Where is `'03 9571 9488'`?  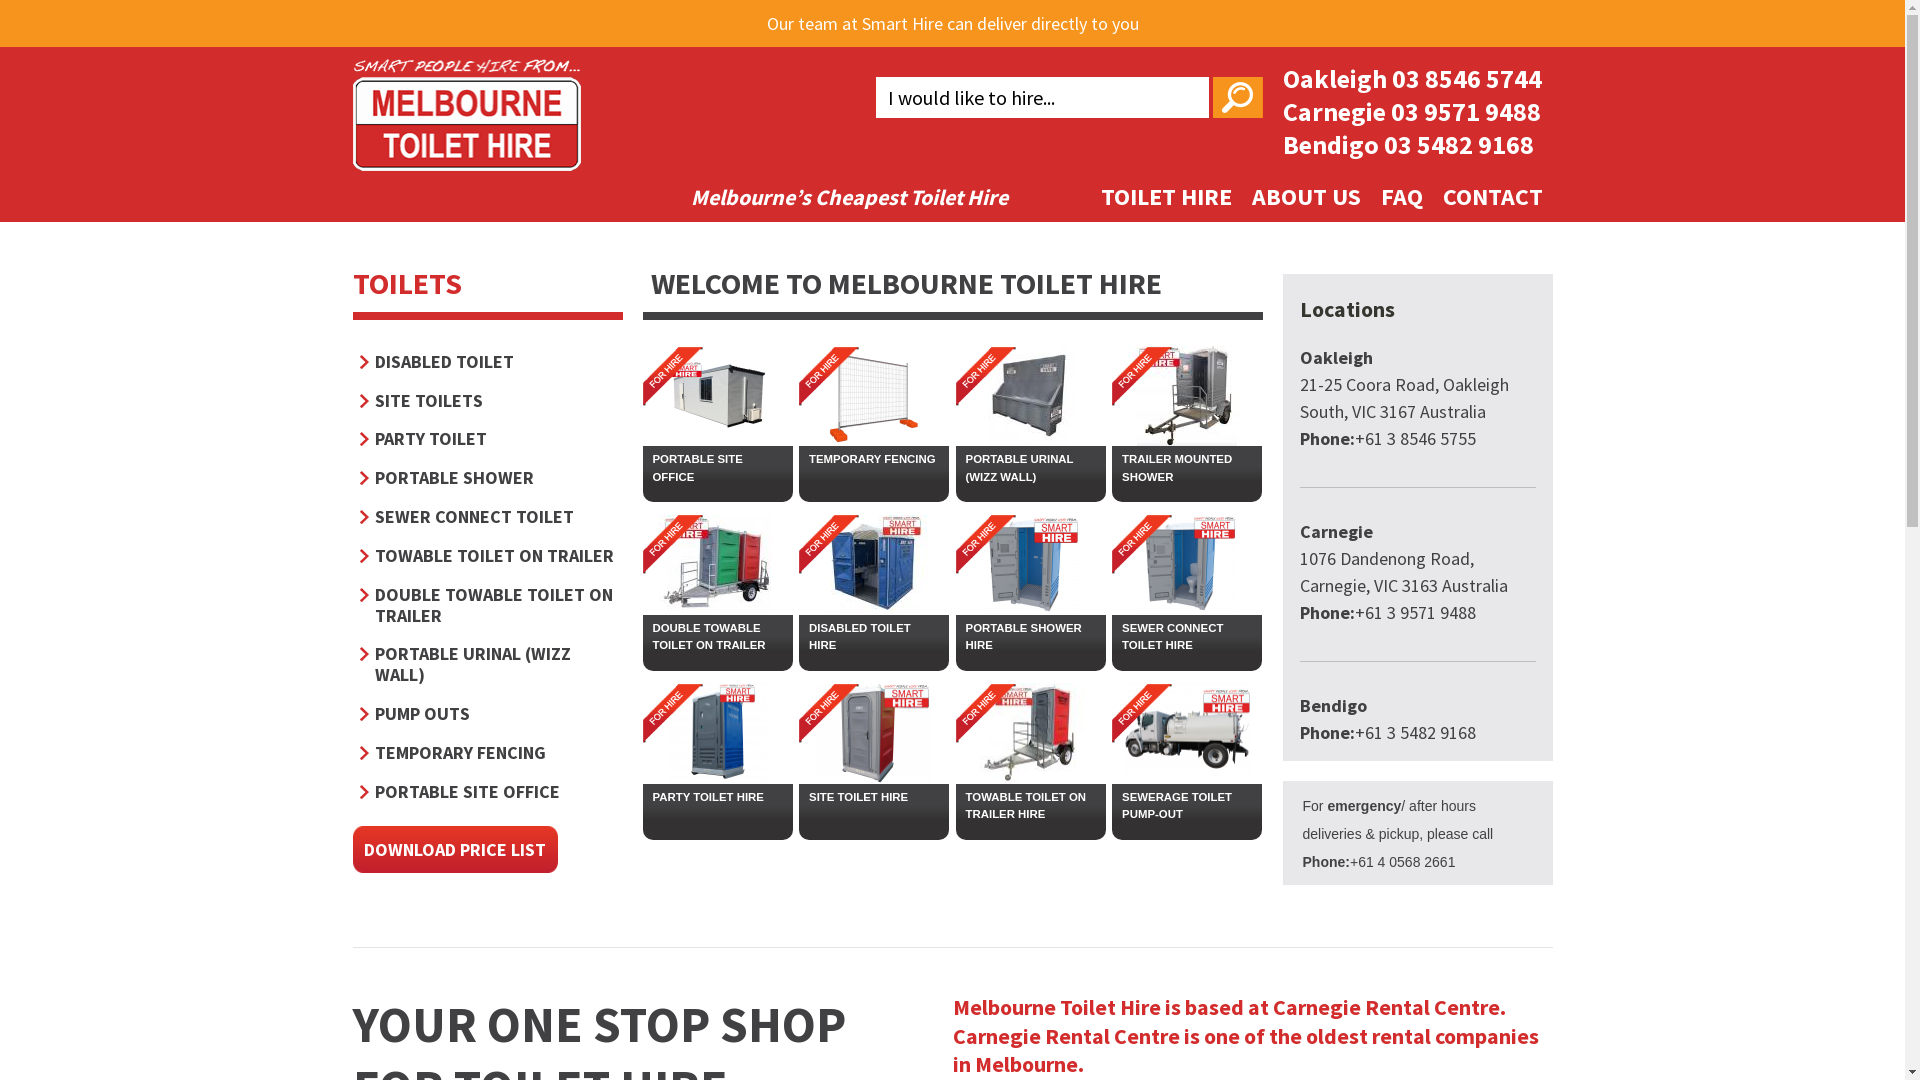 '03 9571 9488' is located at coordinates (1464, 111).